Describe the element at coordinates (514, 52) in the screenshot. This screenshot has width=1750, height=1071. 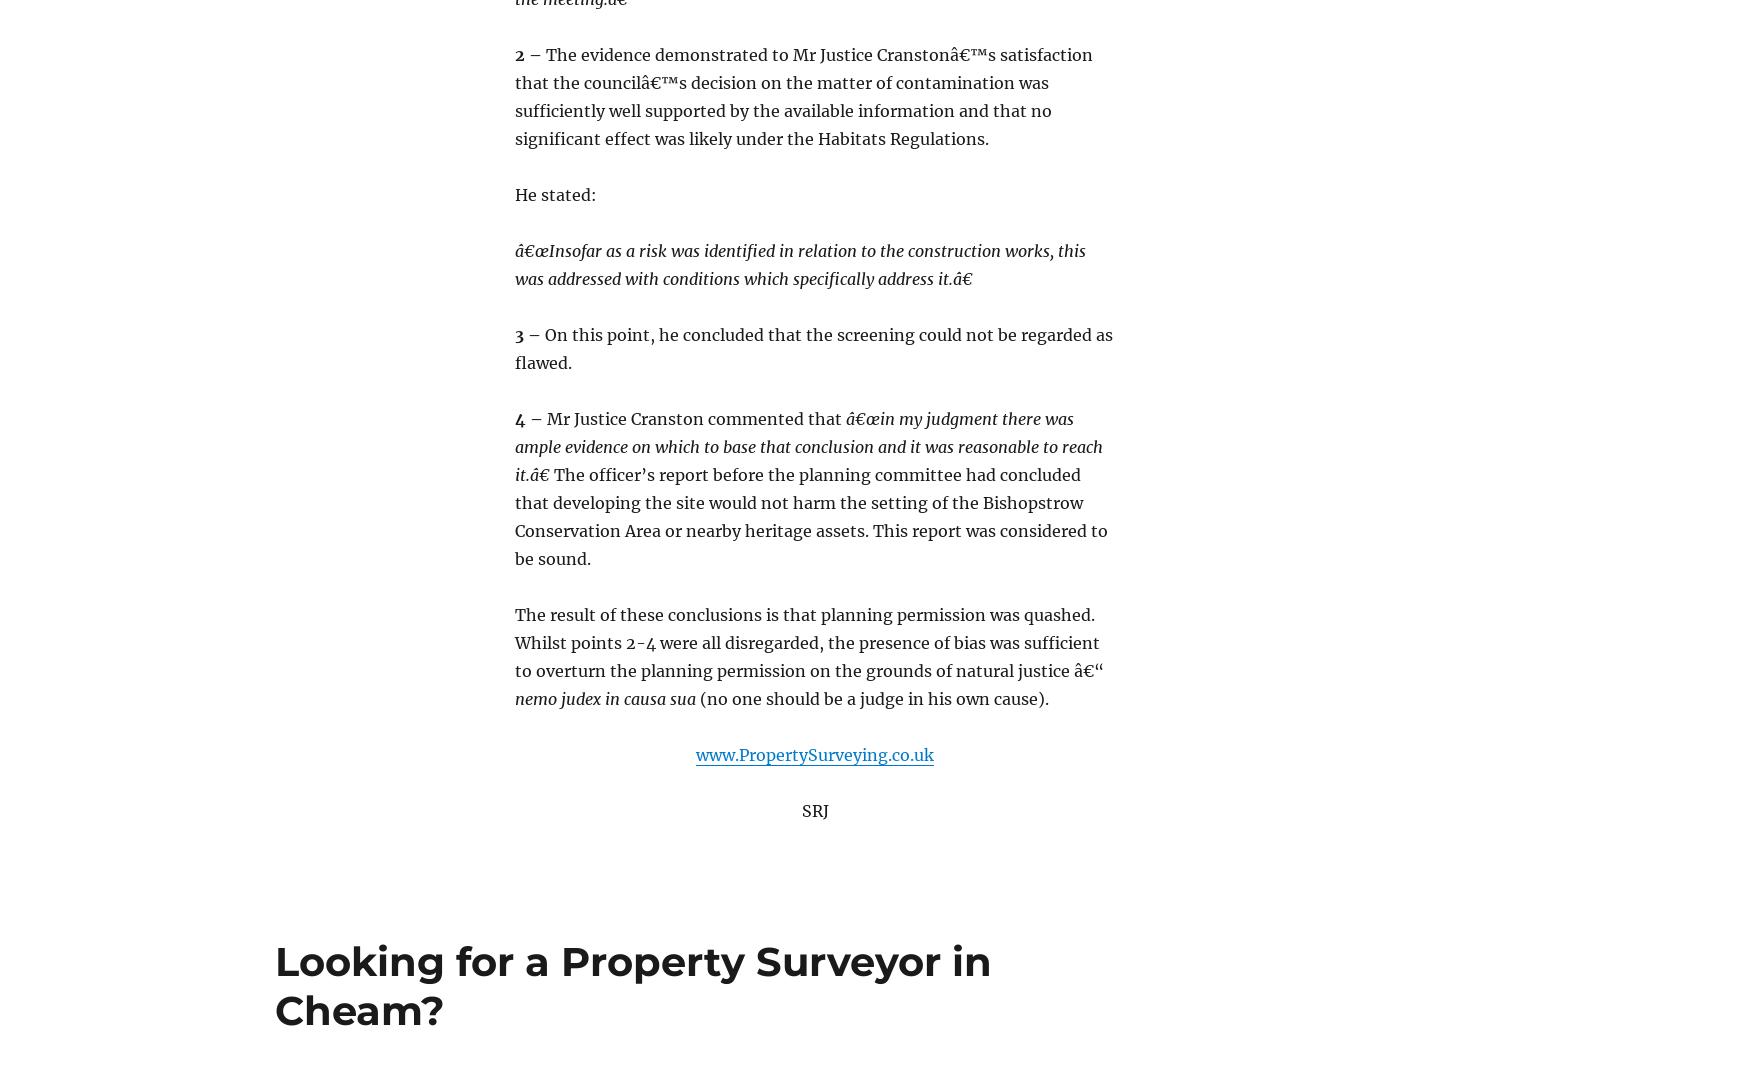
I see `'2 –'` at that location.